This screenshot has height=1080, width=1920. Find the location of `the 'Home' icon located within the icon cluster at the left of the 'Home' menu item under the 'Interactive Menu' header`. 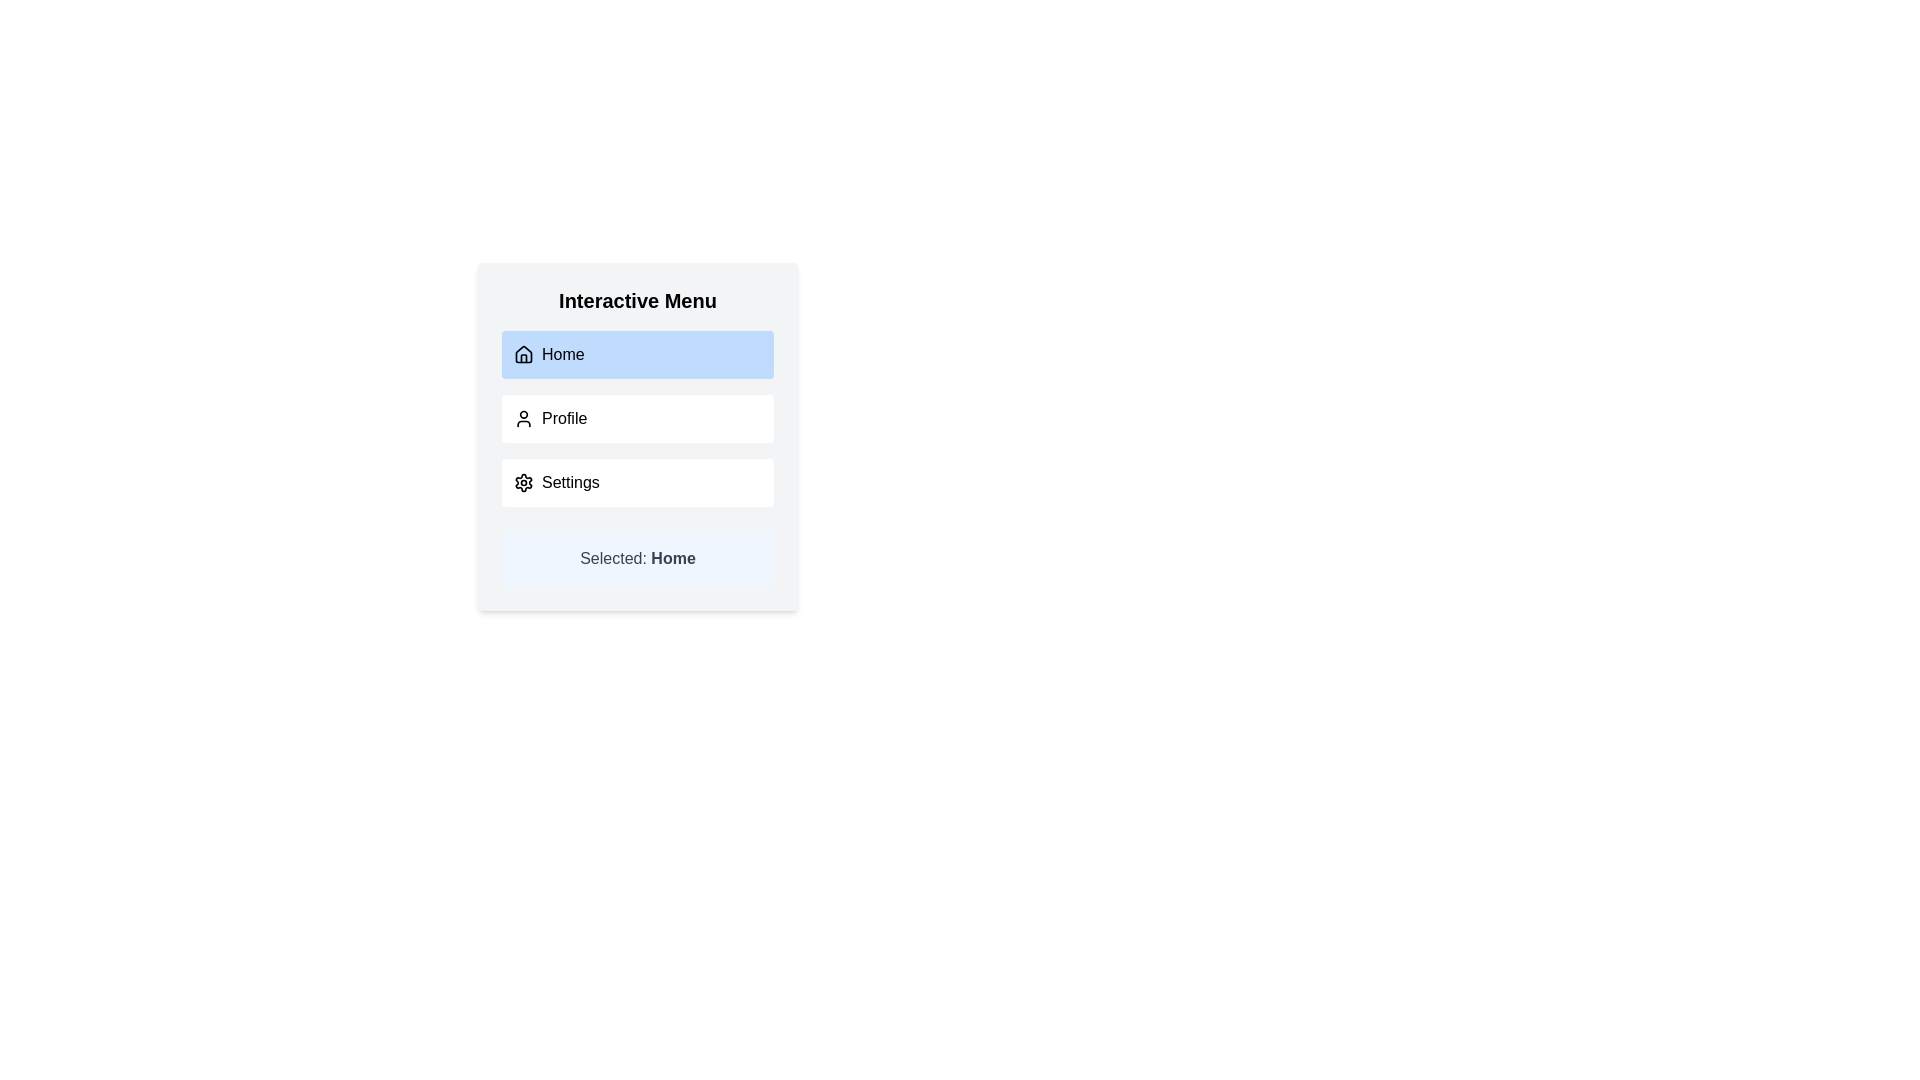

the 'Home' icon located within the icon cluster at the left of the 'Home' menu item under the 'Interactive Menu' header is located at coordinates (523, 353).